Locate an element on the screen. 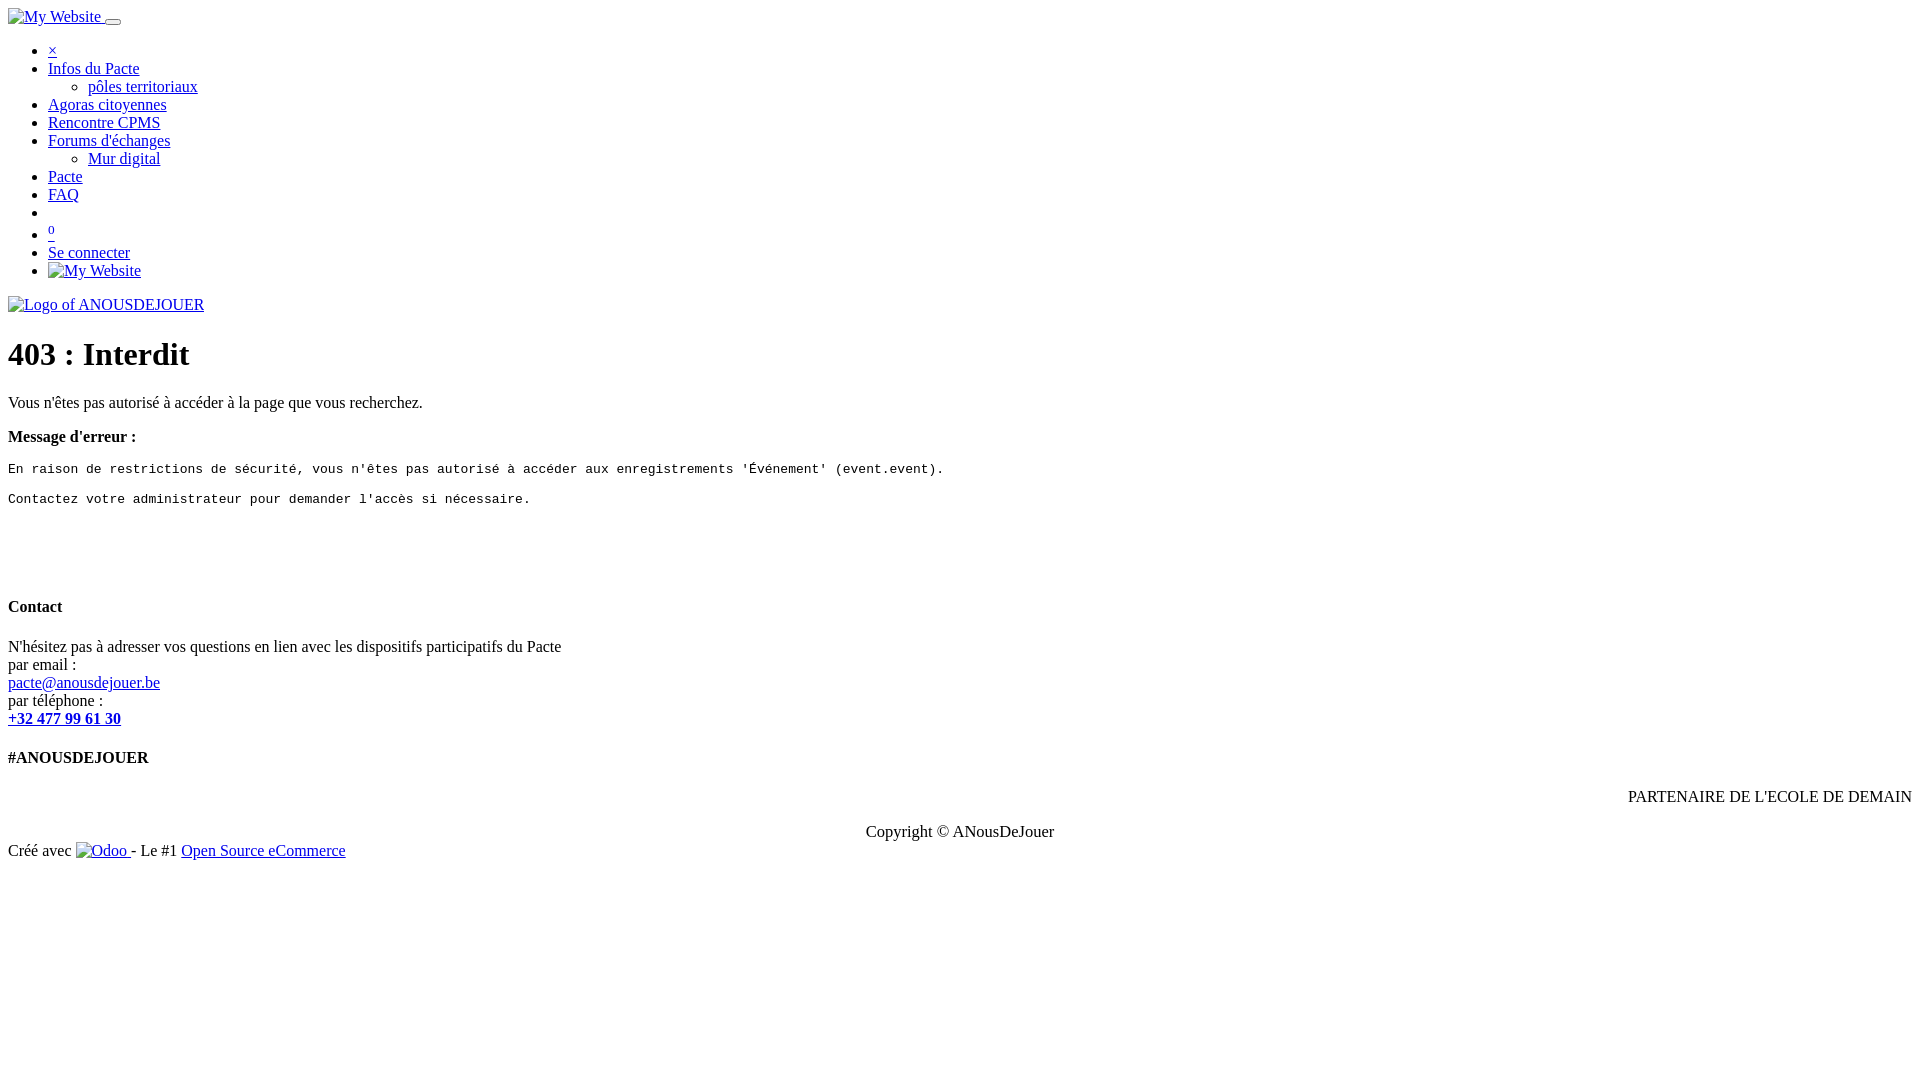  'Rencontre CPMS' is located at coordinates (103, 122).